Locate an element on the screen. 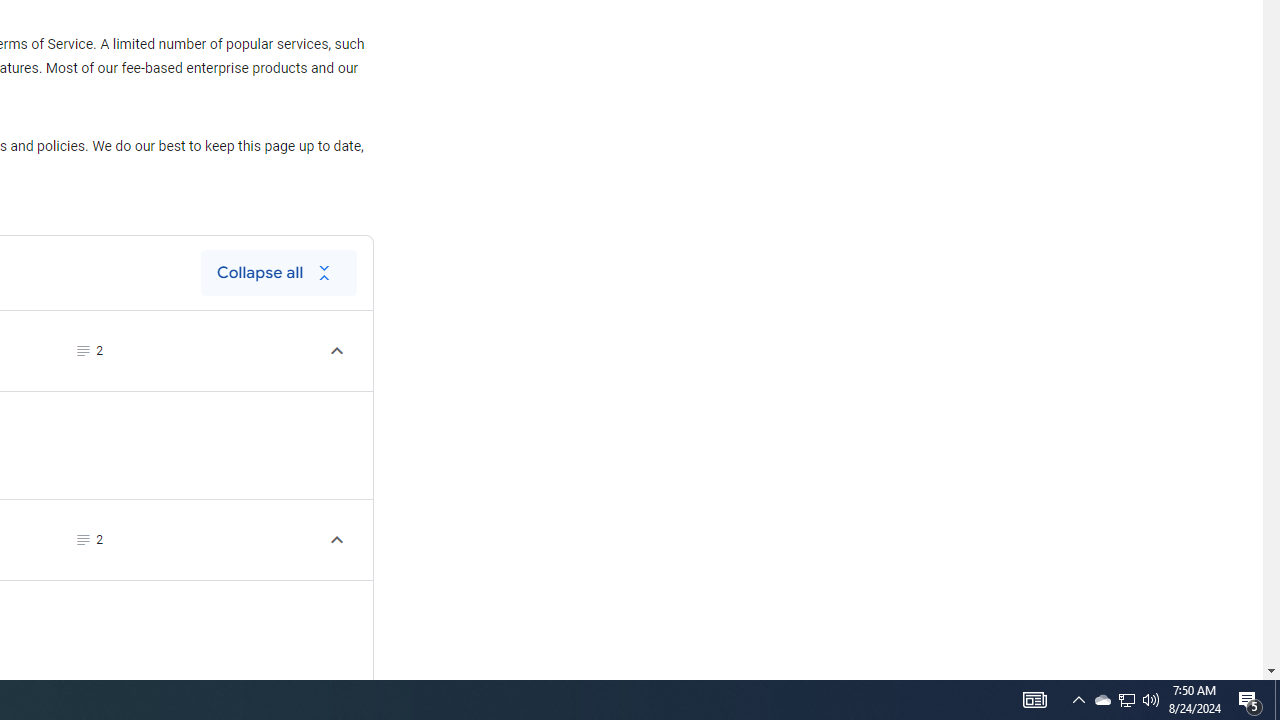 The image size is (1280, 720). 'Collapse all' is located at coordinates (277, 272).